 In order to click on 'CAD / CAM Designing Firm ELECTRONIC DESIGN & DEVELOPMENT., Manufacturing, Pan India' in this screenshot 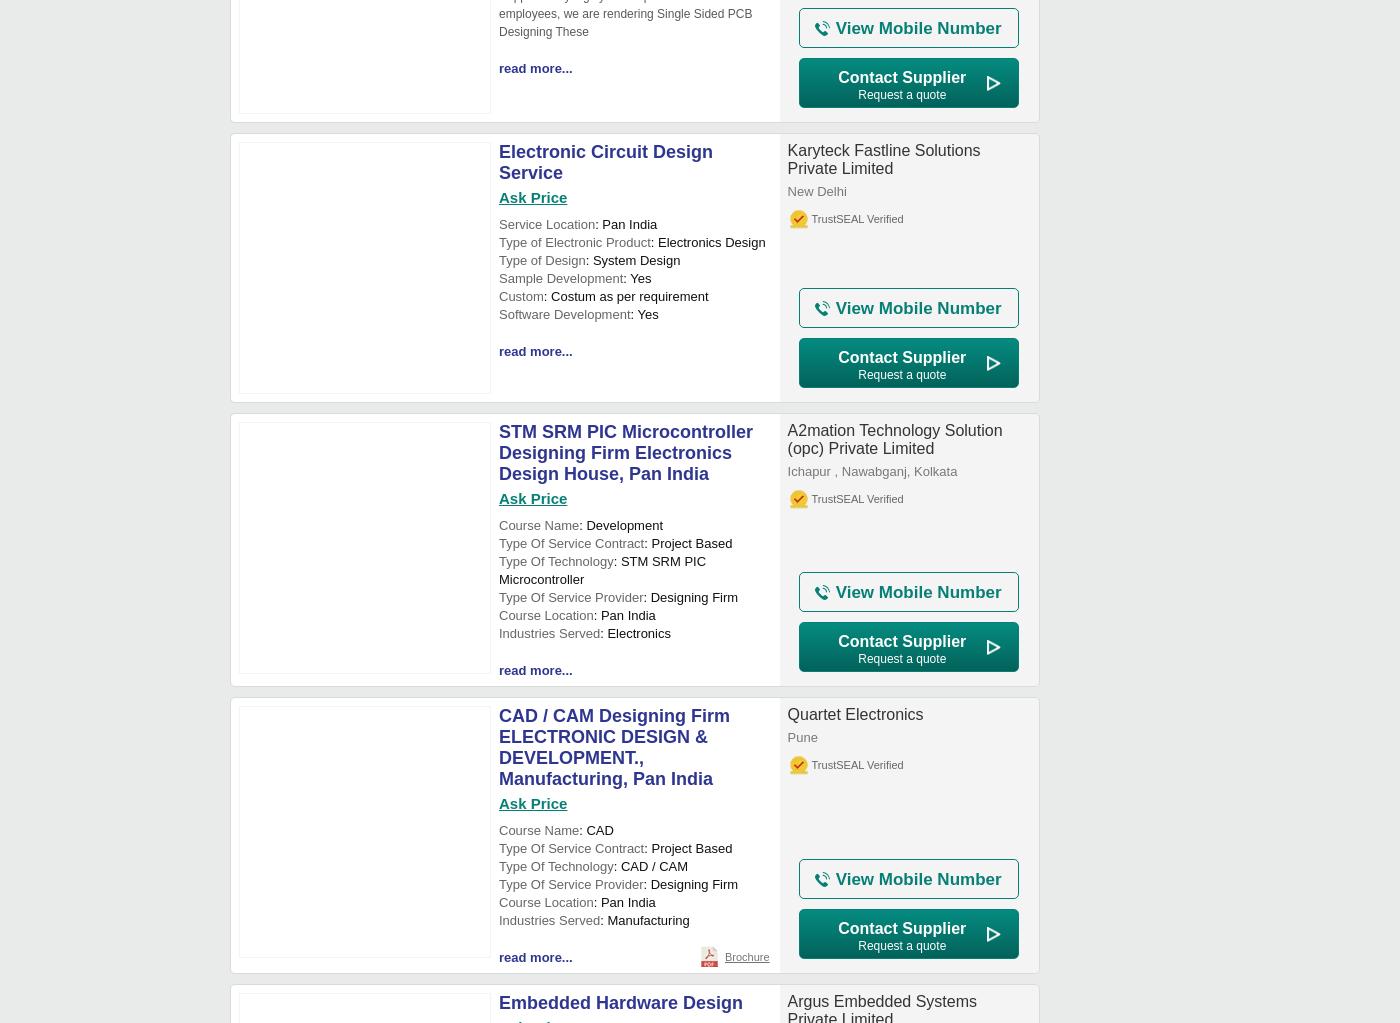, I will do `click(614, 747)`.